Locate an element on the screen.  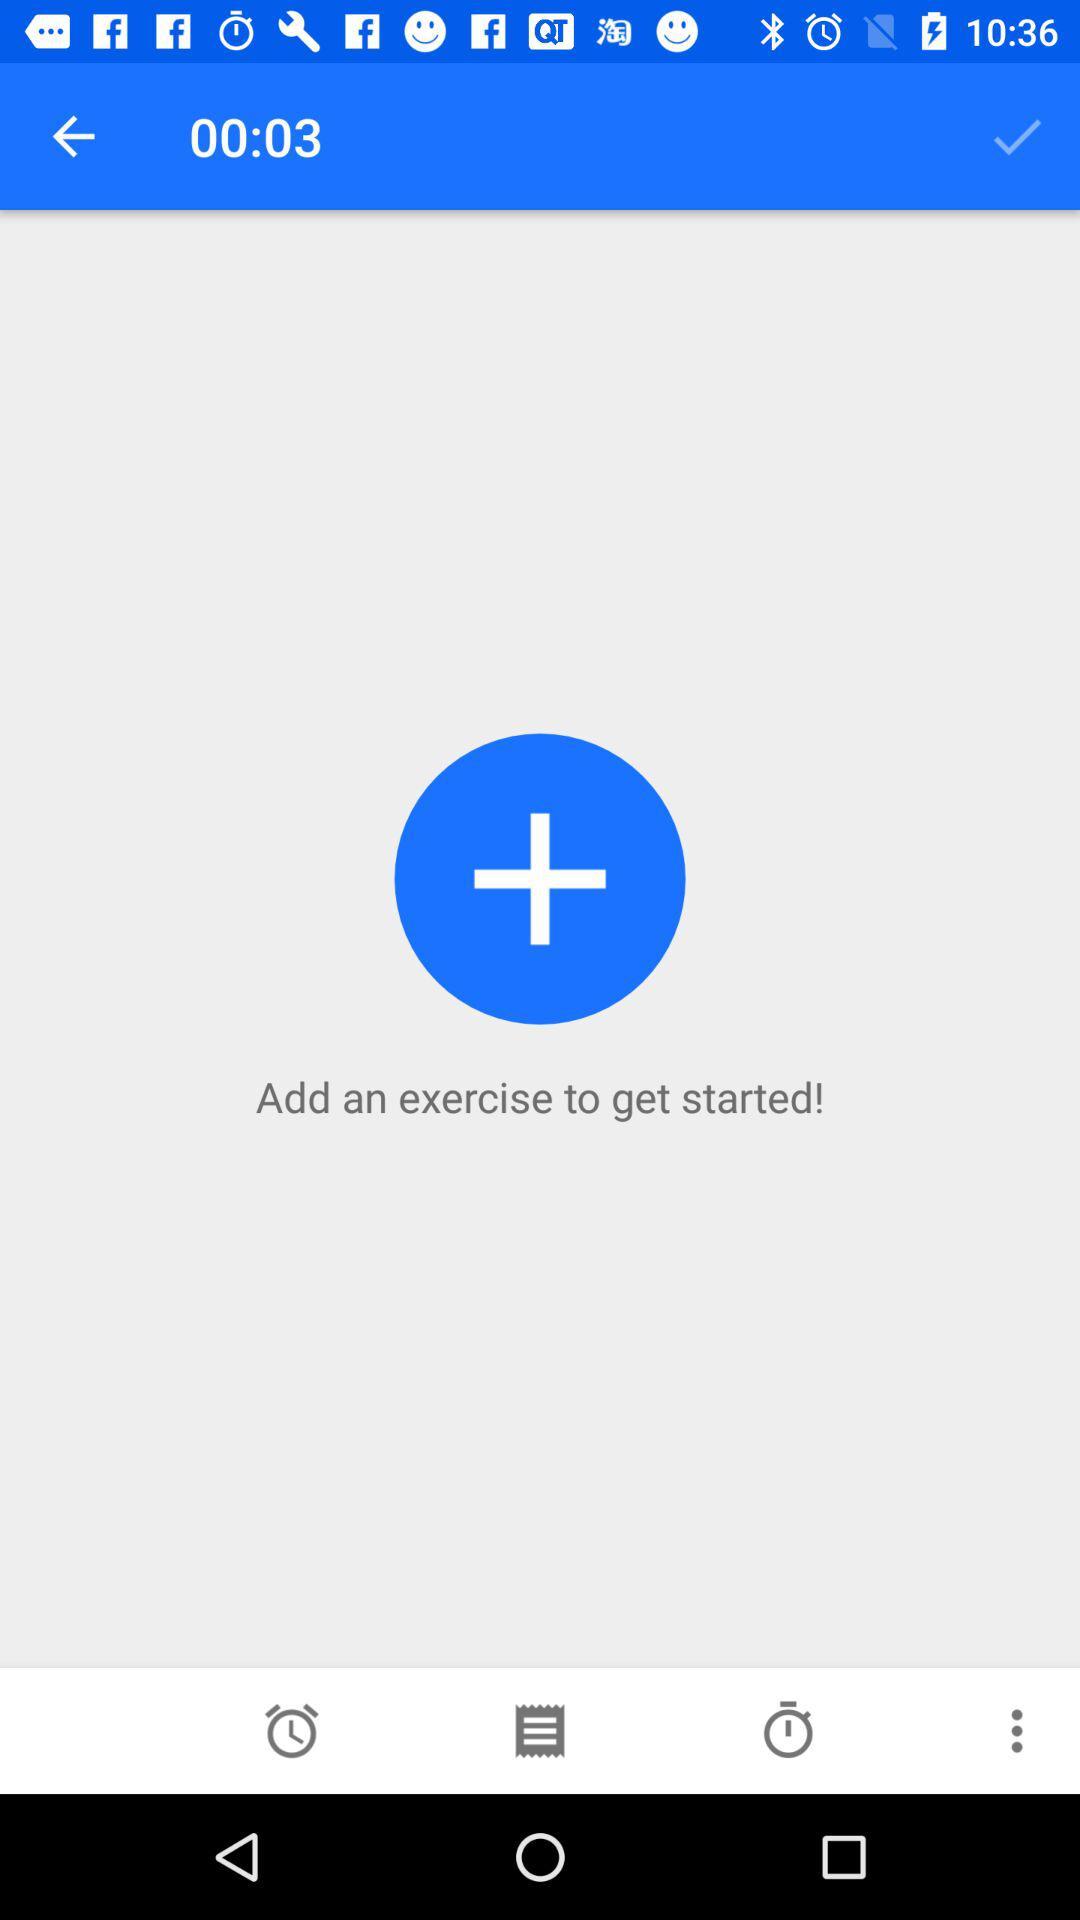
set timer is located at coordinates (291, 1730).